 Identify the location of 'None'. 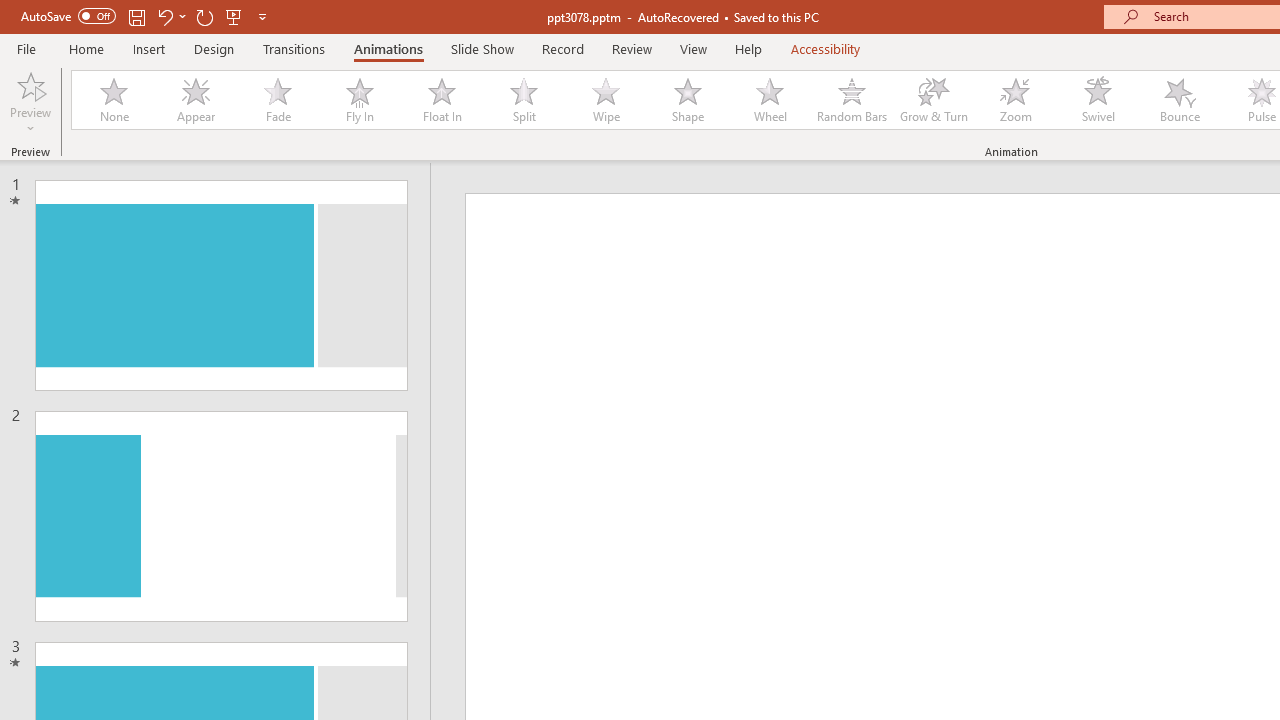
(112, 100).